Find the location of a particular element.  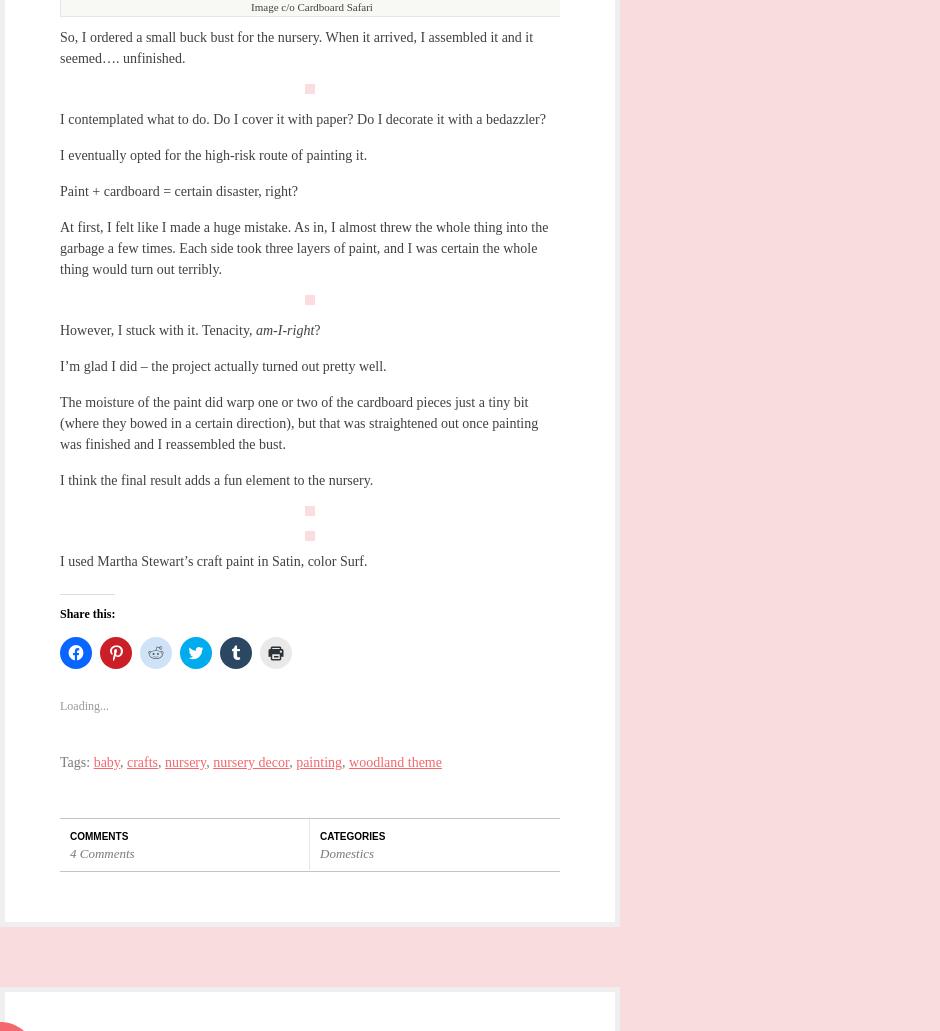

'Image c/o Cardboard Safari' is located at coordinates (250, 5).